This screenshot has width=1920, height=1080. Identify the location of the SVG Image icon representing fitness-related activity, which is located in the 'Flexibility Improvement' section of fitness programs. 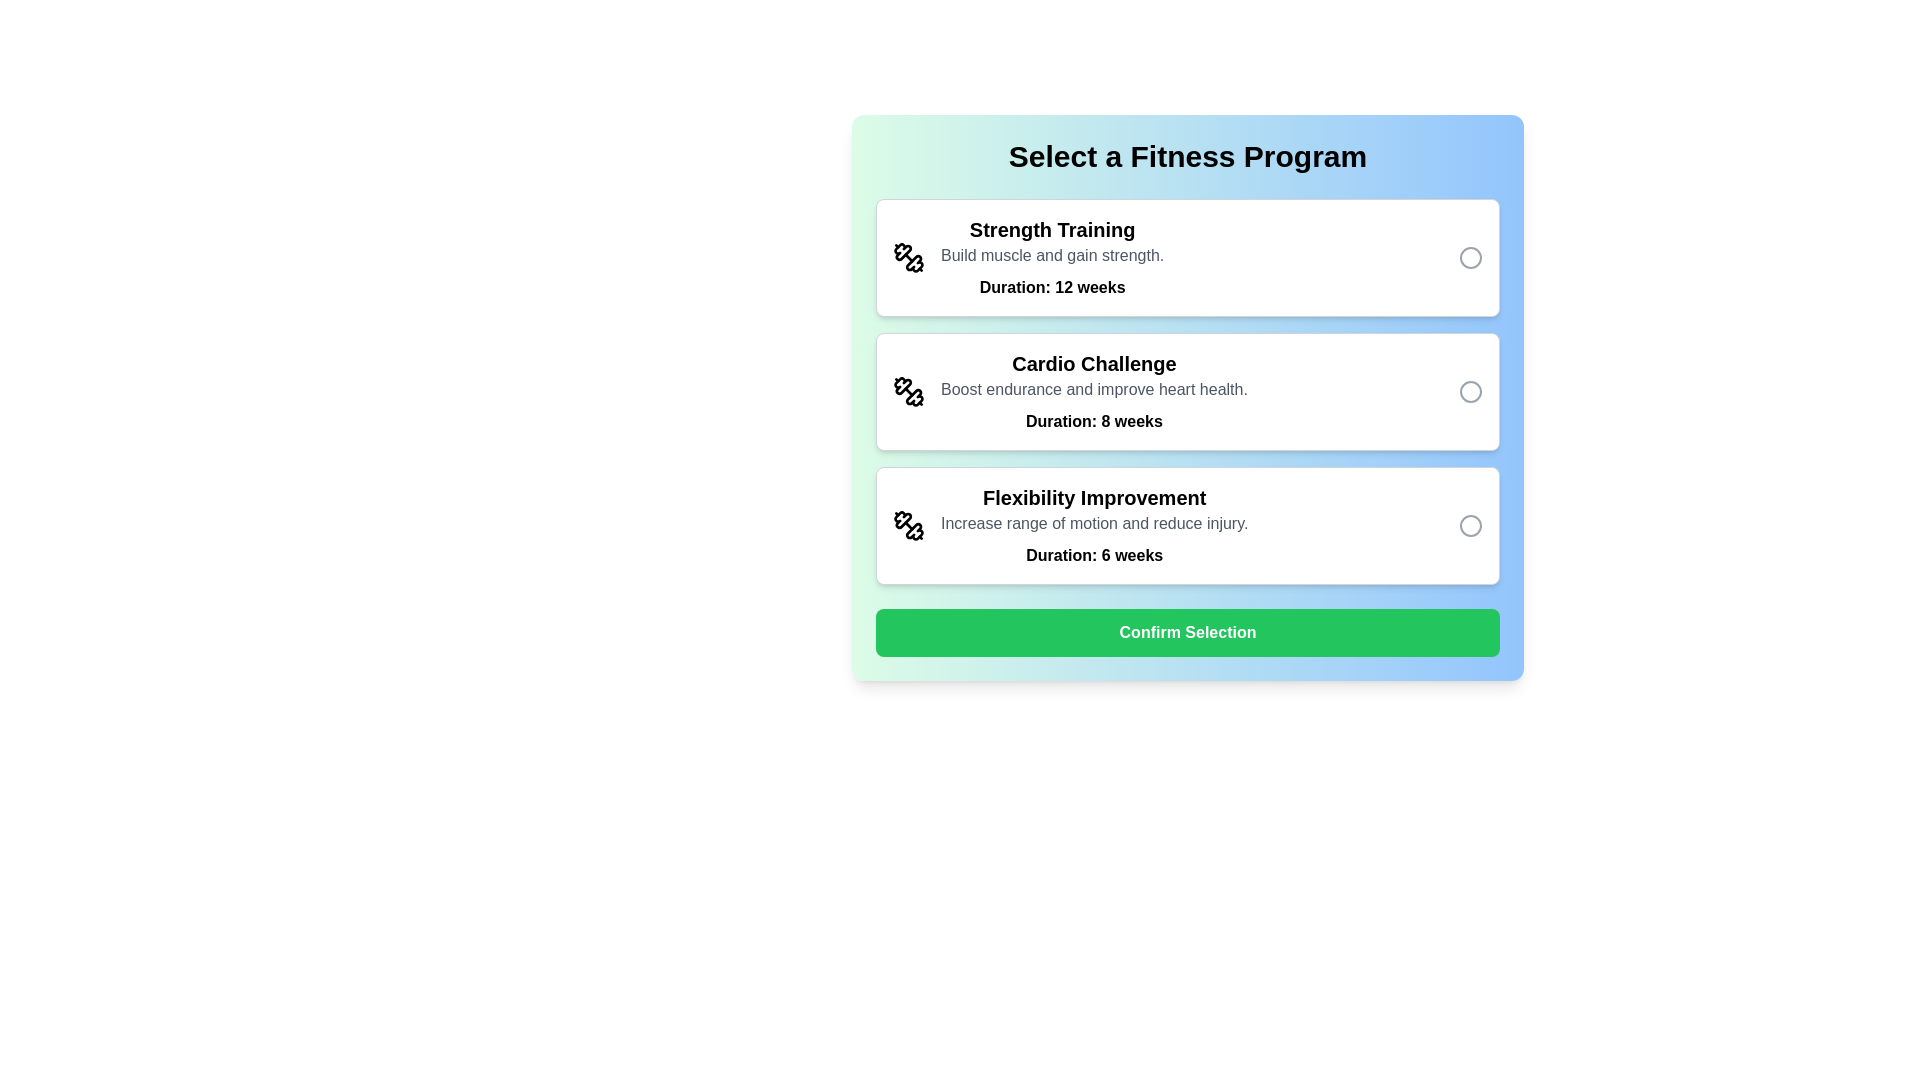
(907, 524).